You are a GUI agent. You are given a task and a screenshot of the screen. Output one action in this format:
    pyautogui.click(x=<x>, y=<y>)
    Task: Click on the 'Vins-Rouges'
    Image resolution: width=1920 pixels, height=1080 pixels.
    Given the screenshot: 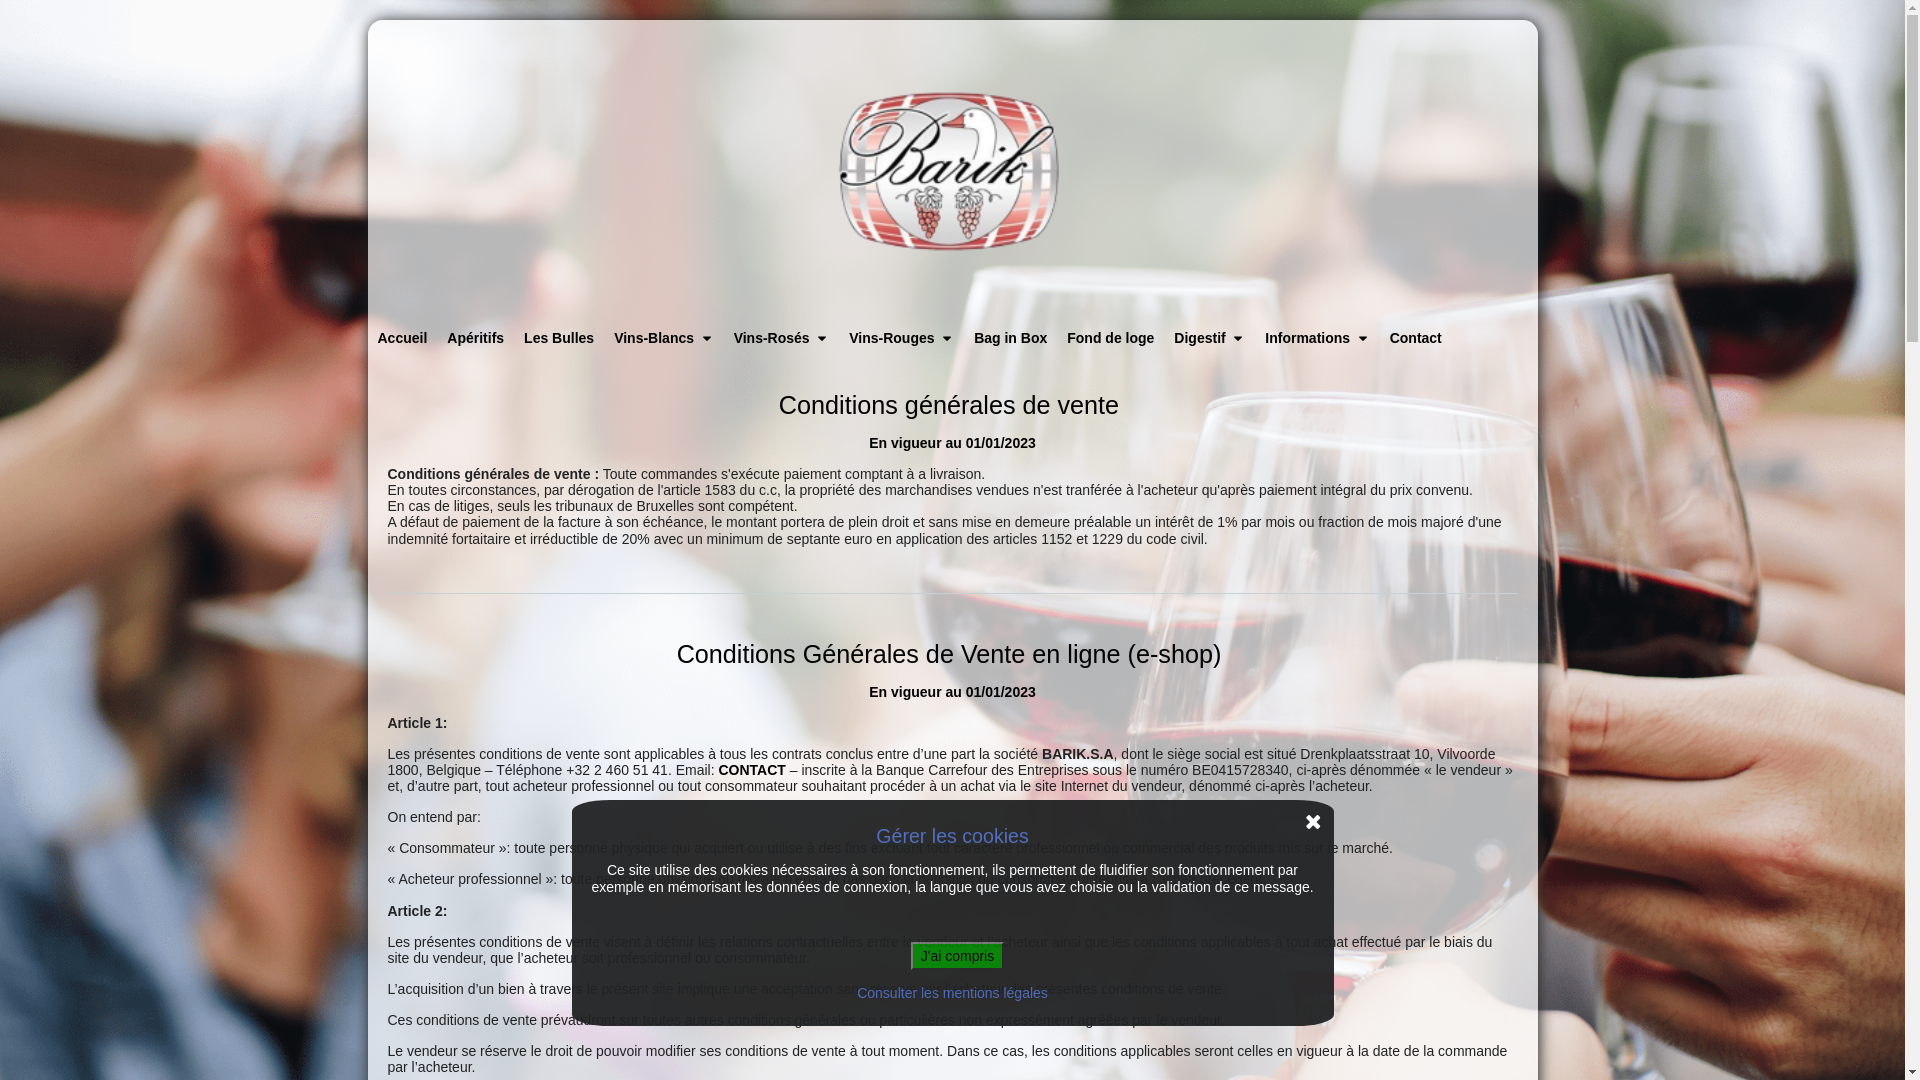 What is the action you would take?
    pyautogui.click(x=900, y=337)
    